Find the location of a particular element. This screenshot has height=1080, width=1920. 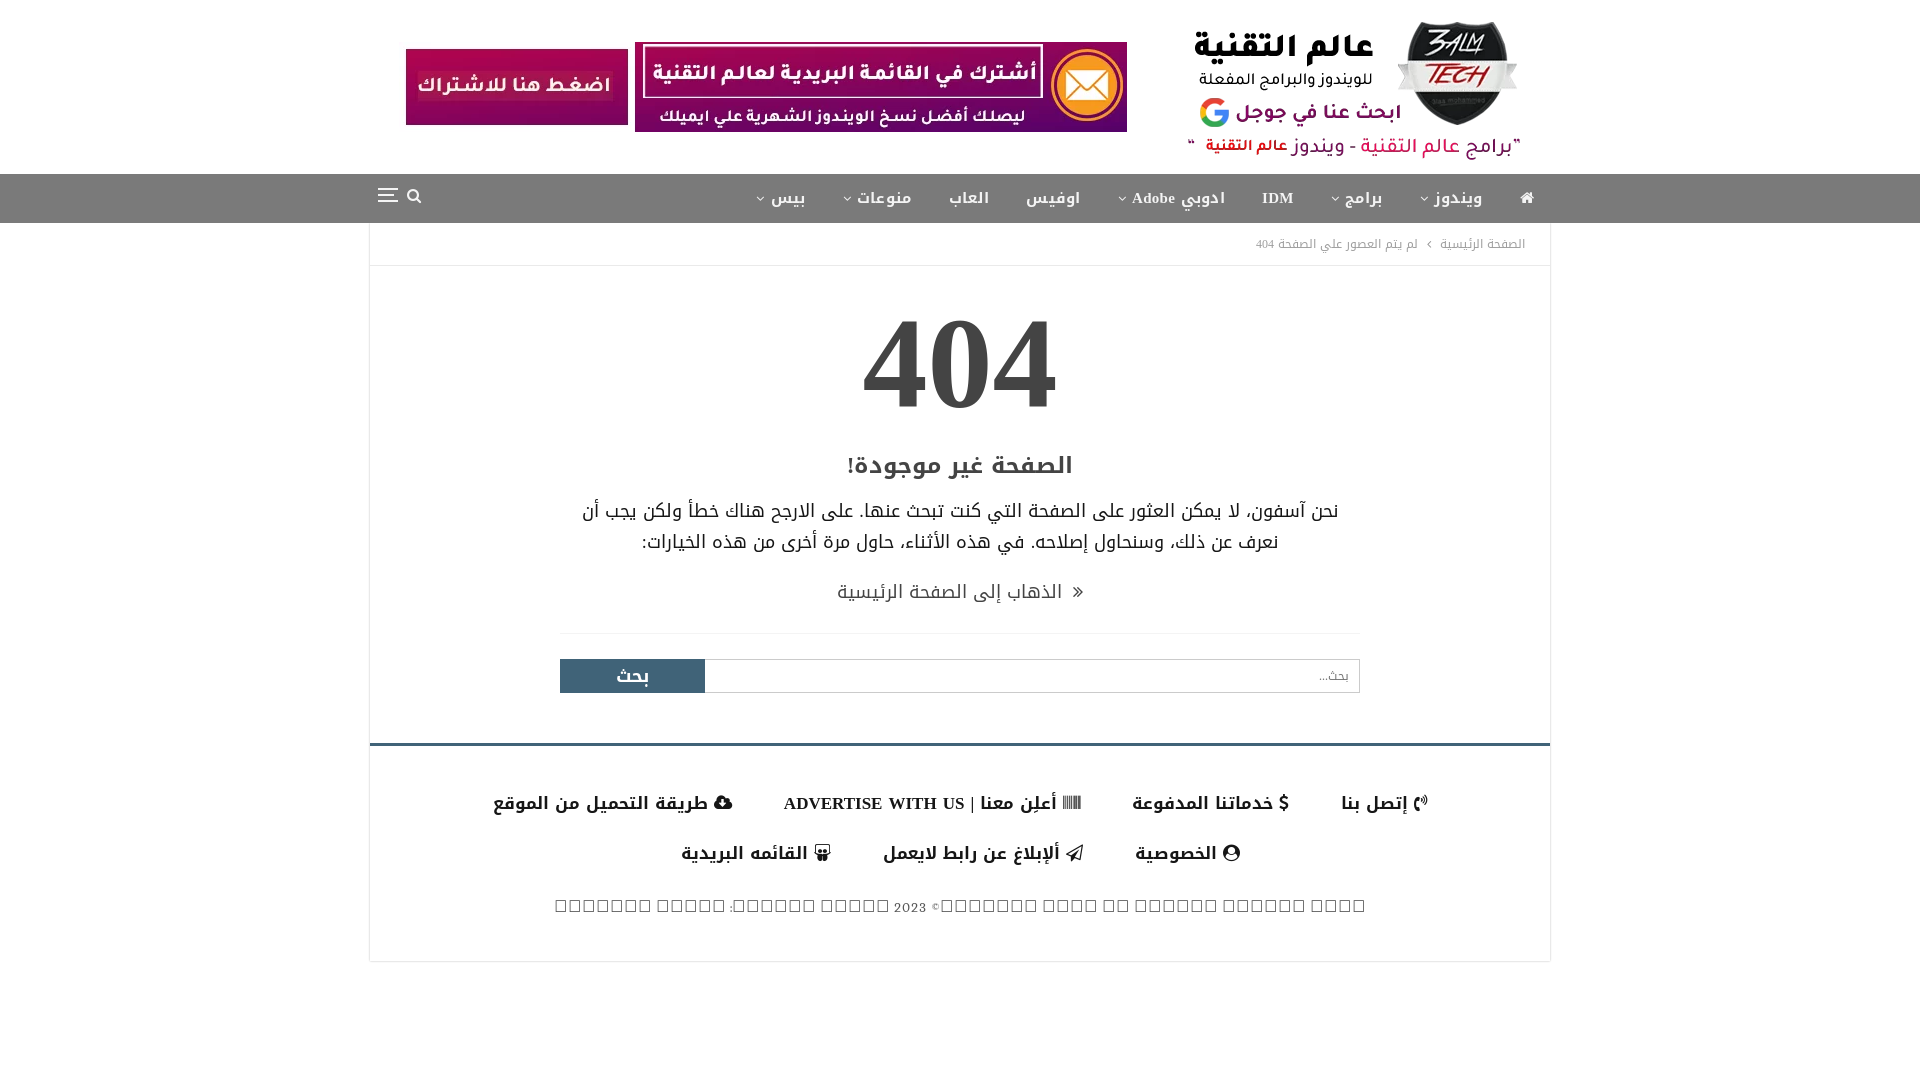

'IDM' is located at coordinates (1245, 198).